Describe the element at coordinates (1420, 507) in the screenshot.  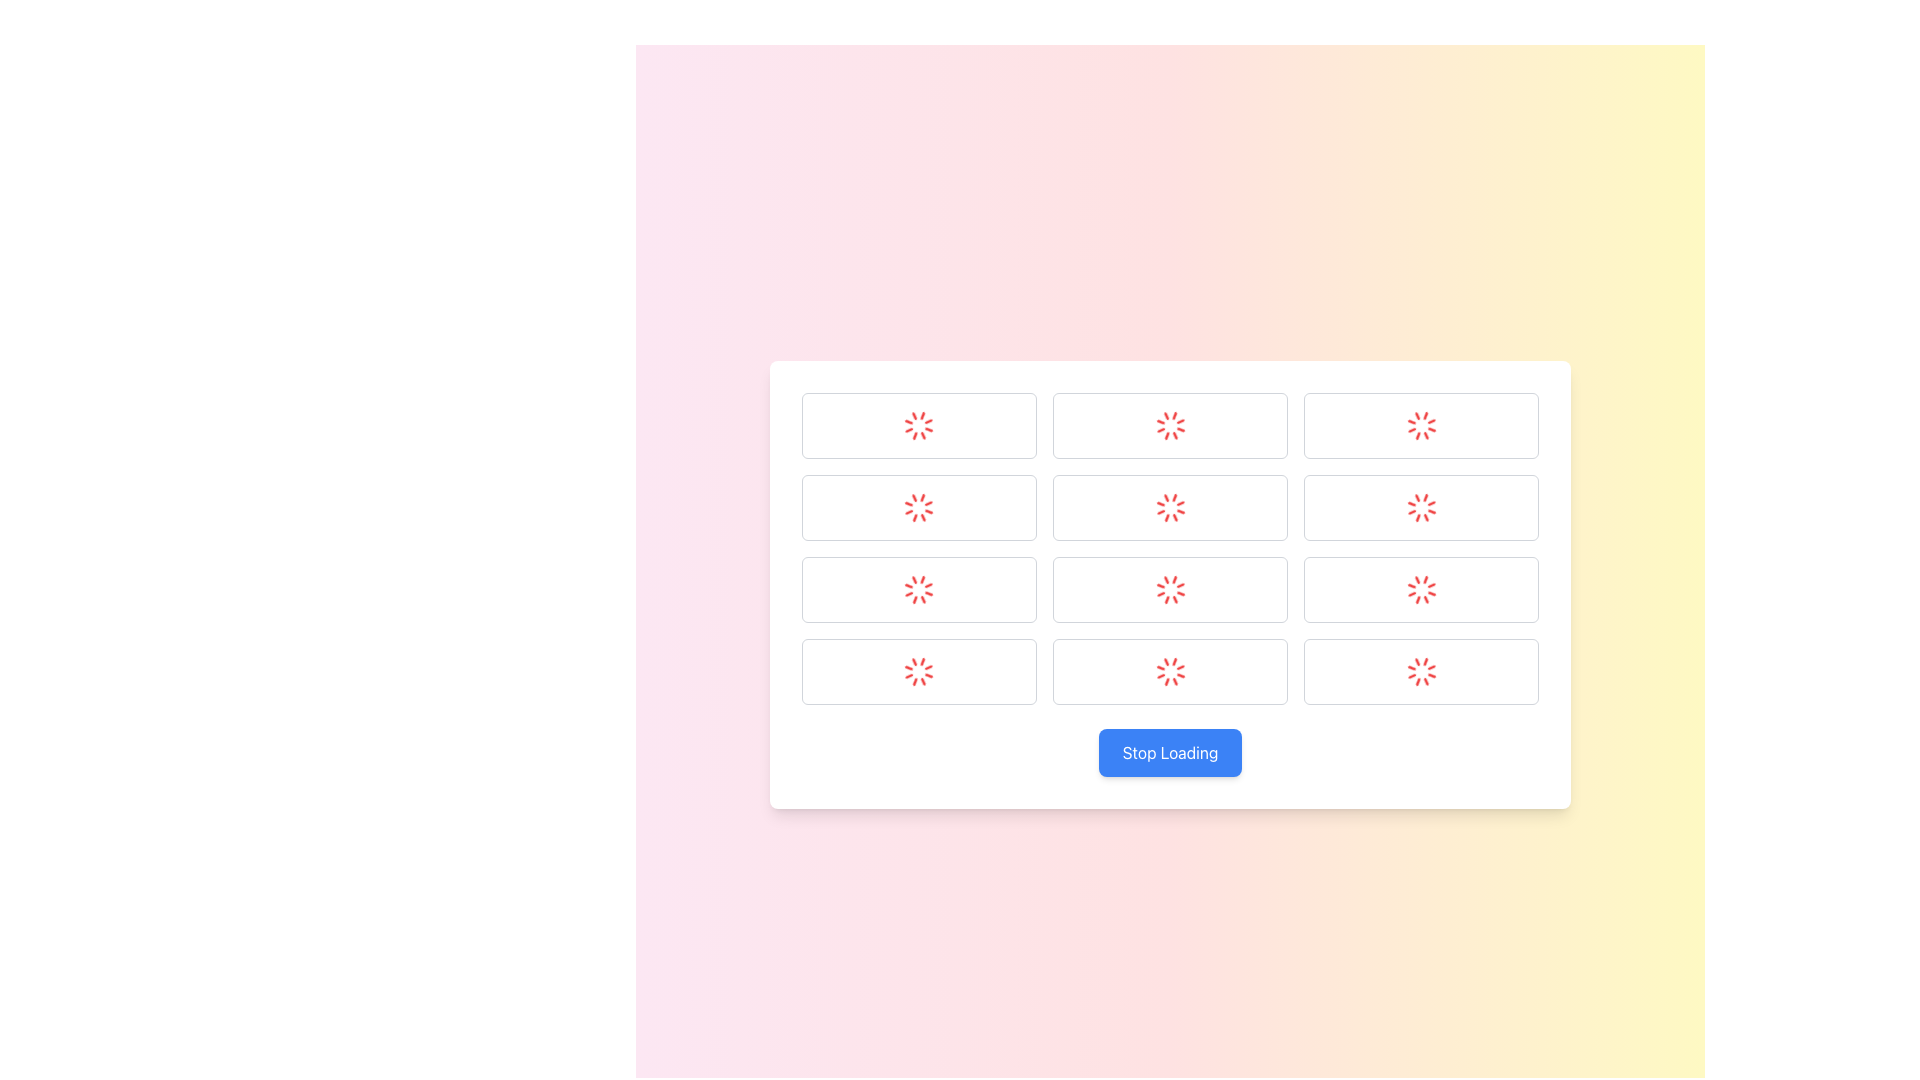
I see `the loading indicator, which is the fifth rectangle in the second row of a 3x6 grid layout, to monitor the loading indication` at that location.